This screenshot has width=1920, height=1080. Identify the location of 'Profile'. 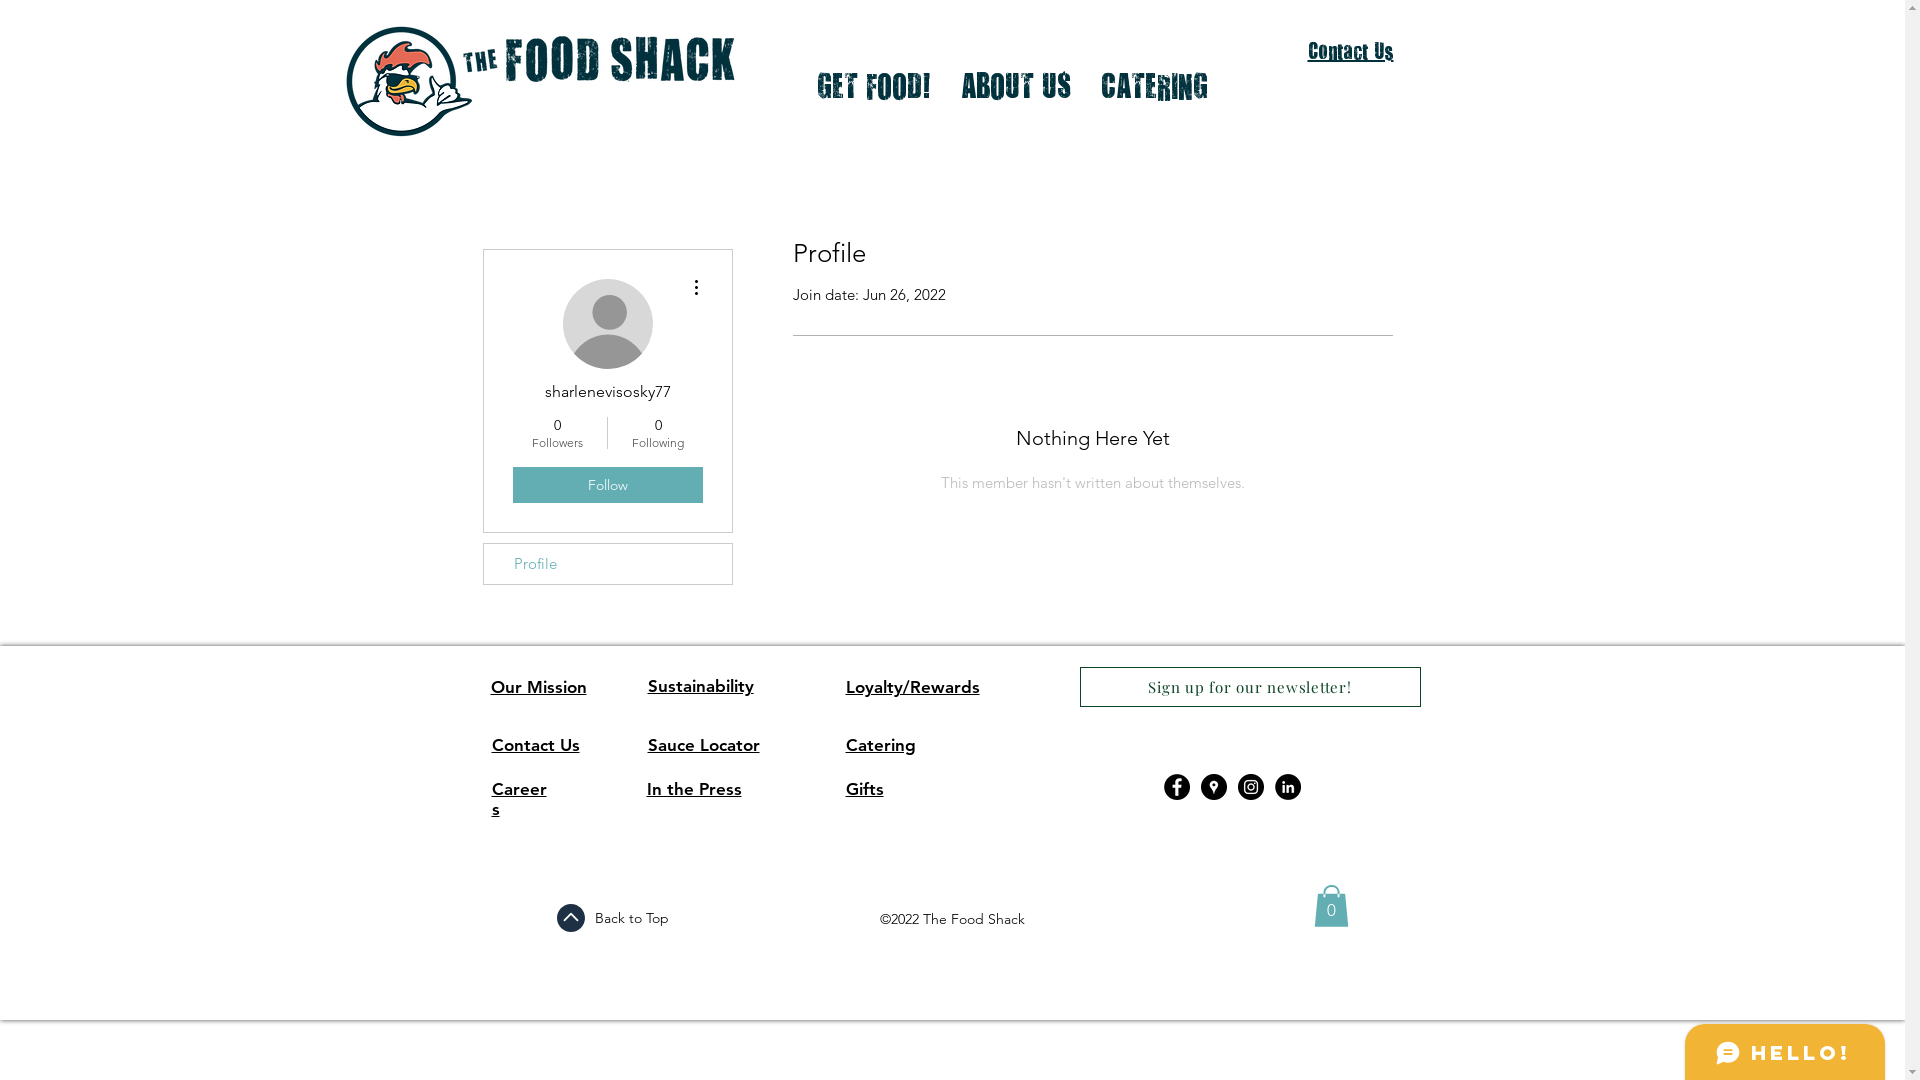
(484, 563).